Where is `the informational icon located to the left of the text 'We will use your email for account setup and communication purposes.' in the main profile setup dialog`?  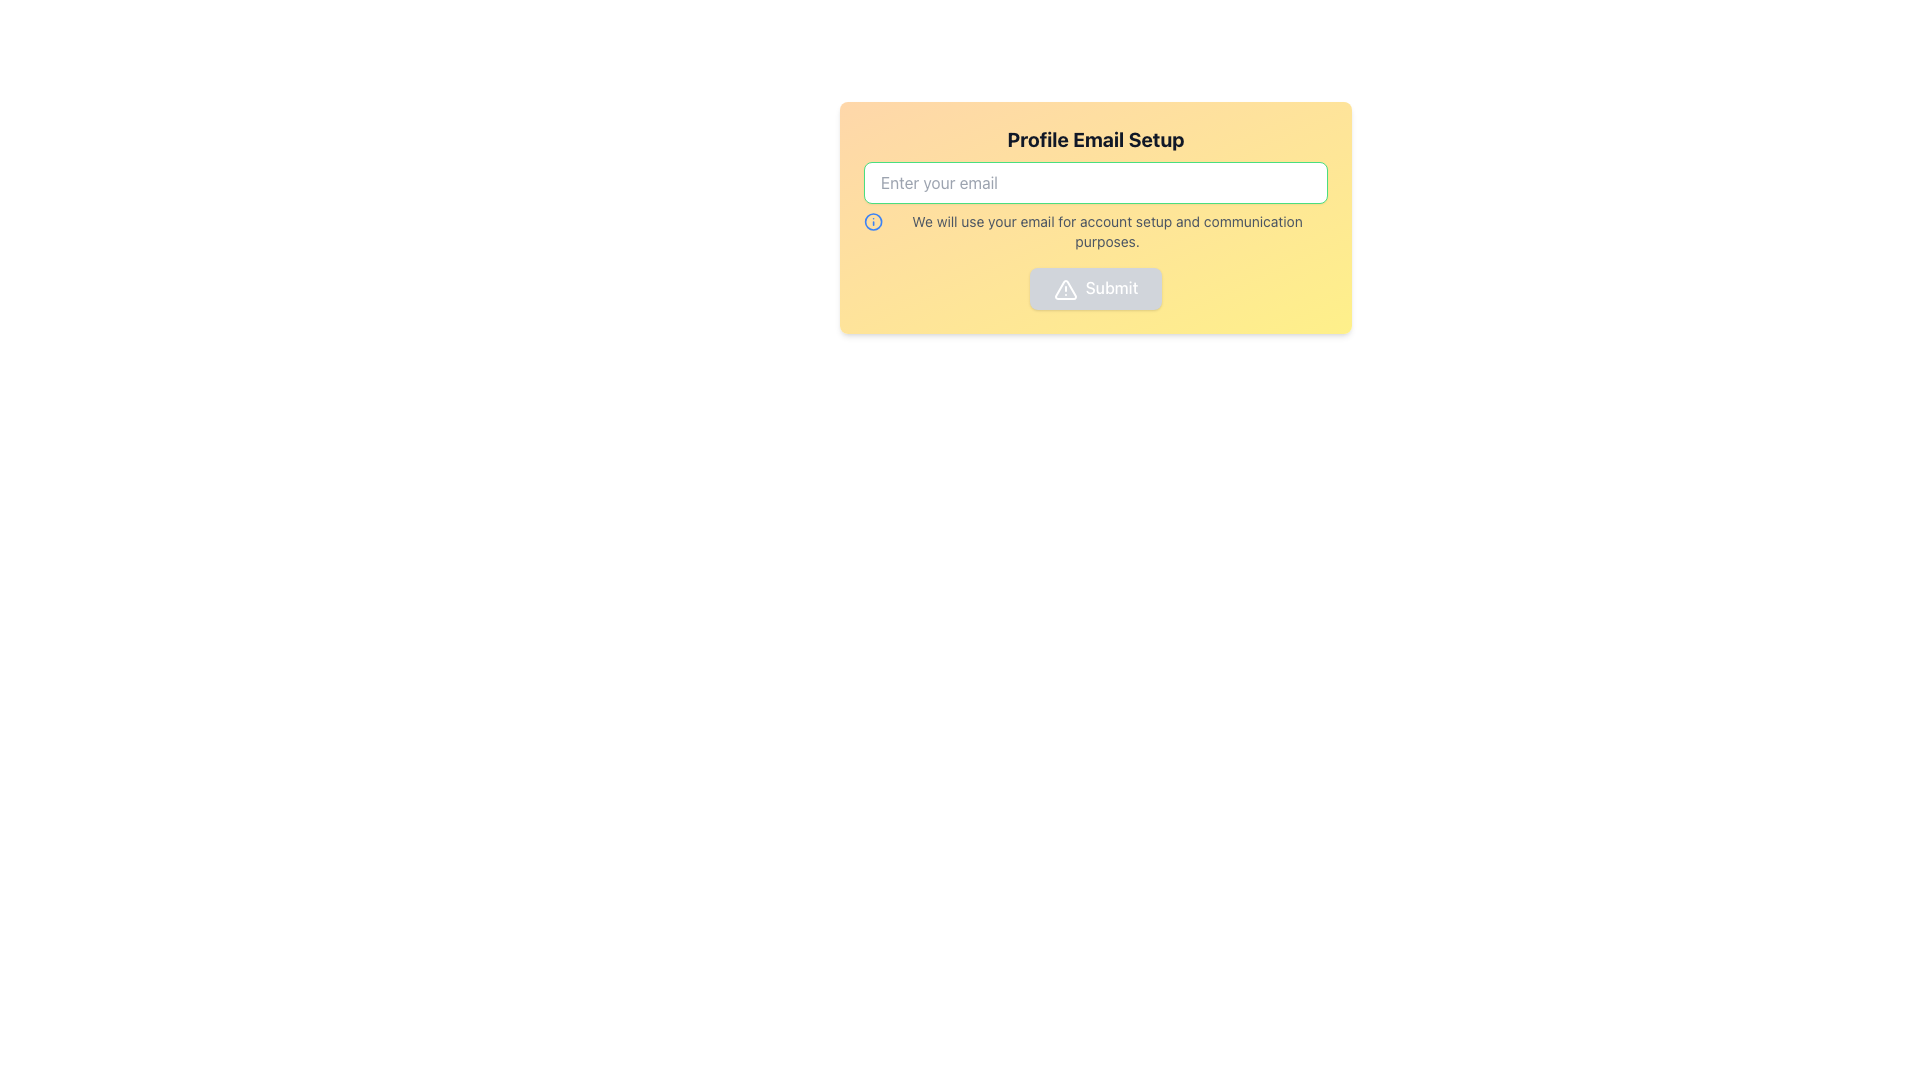
the informational icon located to the left of the text 'We will use your email for account setup and communication purposes.' in the main profile setup dialog is located at coordinates (873, 222).